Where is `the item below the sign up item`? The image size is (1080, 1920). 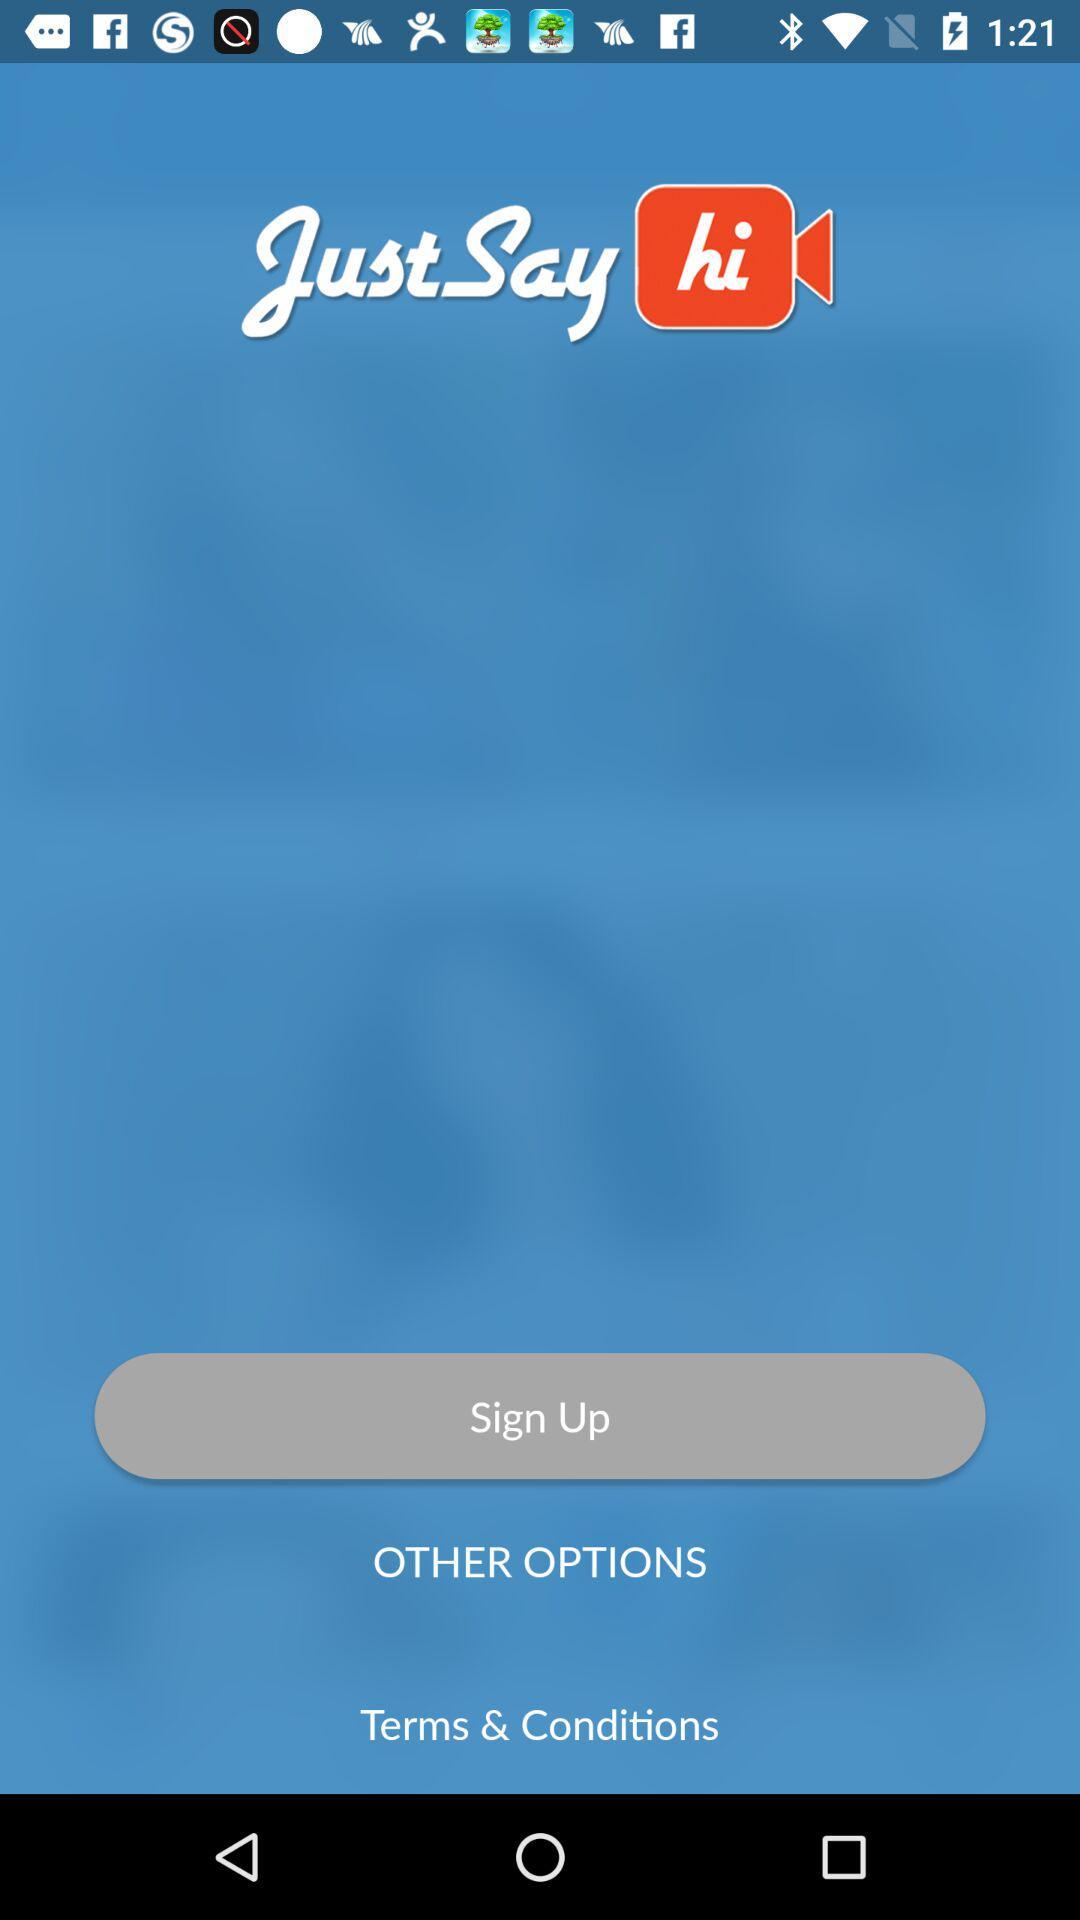
the item below the sign up item is located at coordinates (540, 1559).